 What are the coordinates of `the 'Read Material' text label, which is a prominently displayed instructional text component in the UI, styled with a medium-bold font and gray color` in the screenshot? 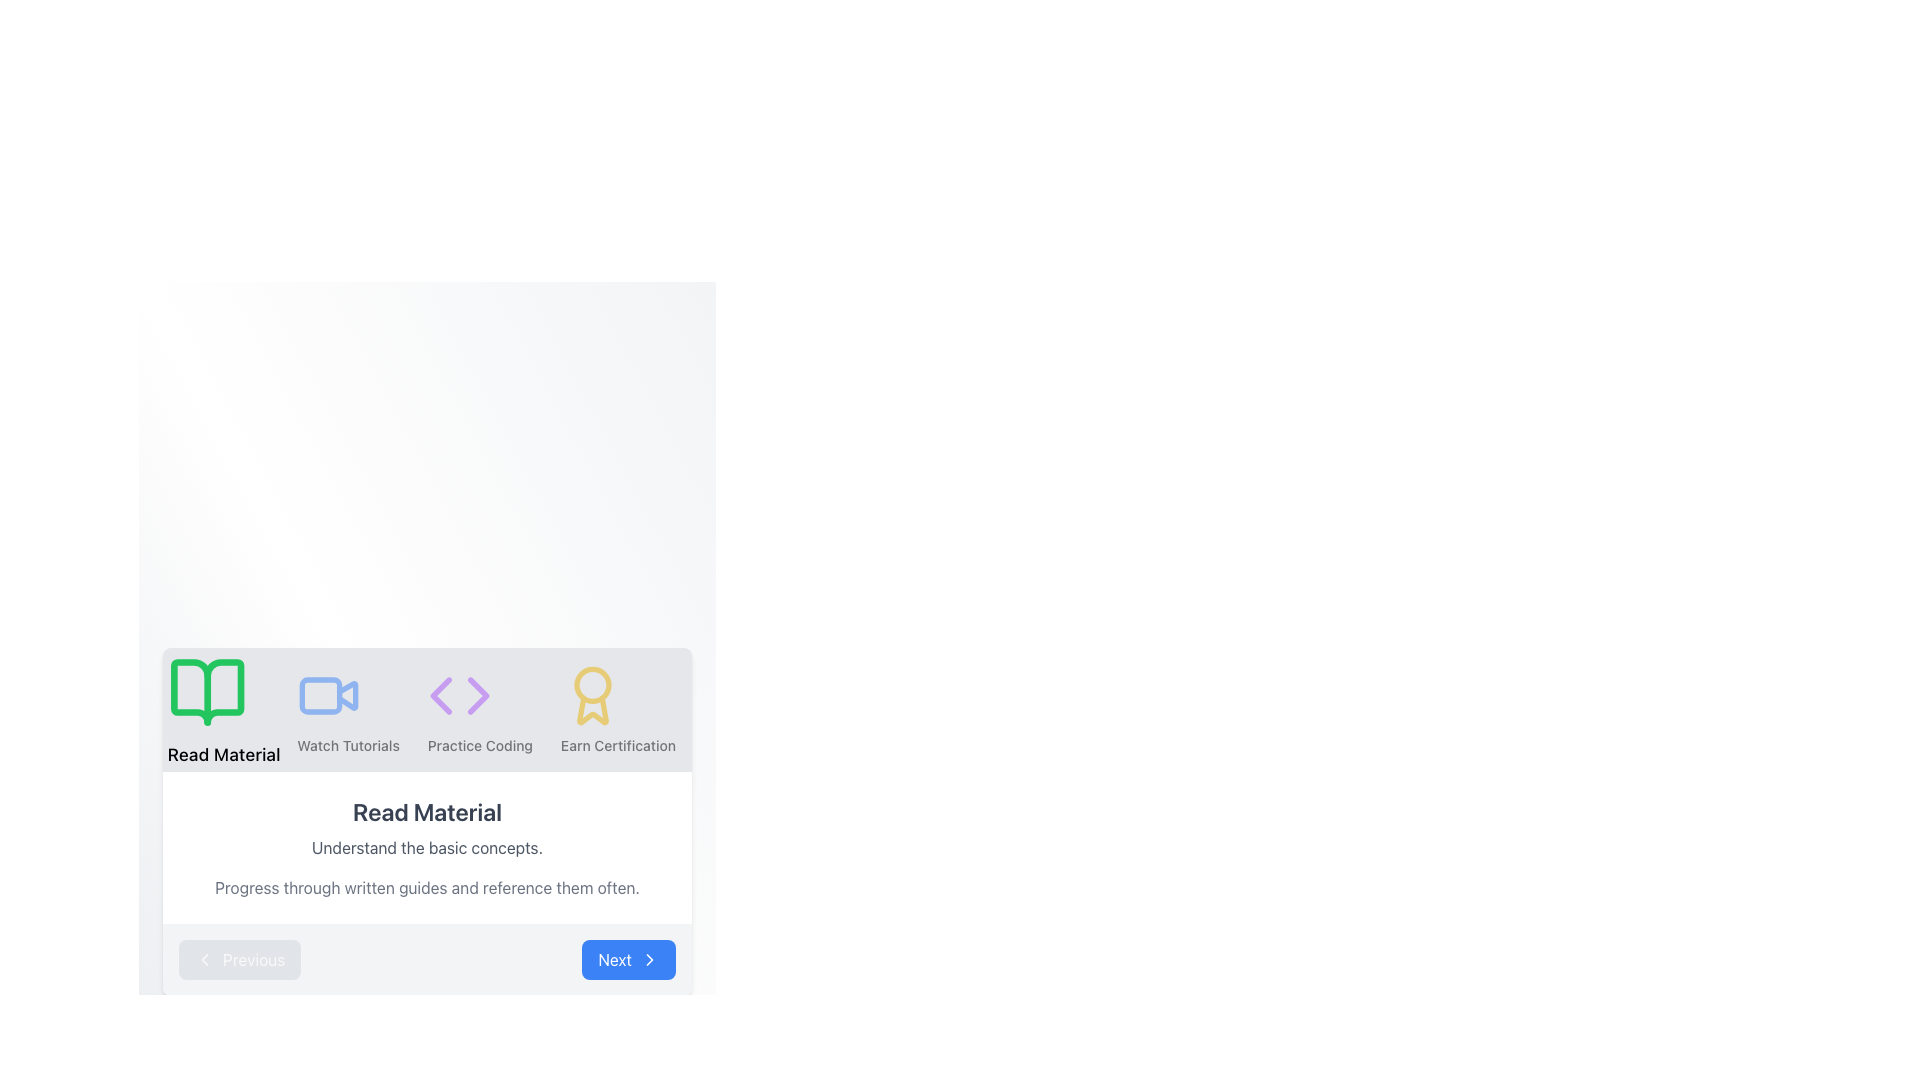 It's located at (426, 812).